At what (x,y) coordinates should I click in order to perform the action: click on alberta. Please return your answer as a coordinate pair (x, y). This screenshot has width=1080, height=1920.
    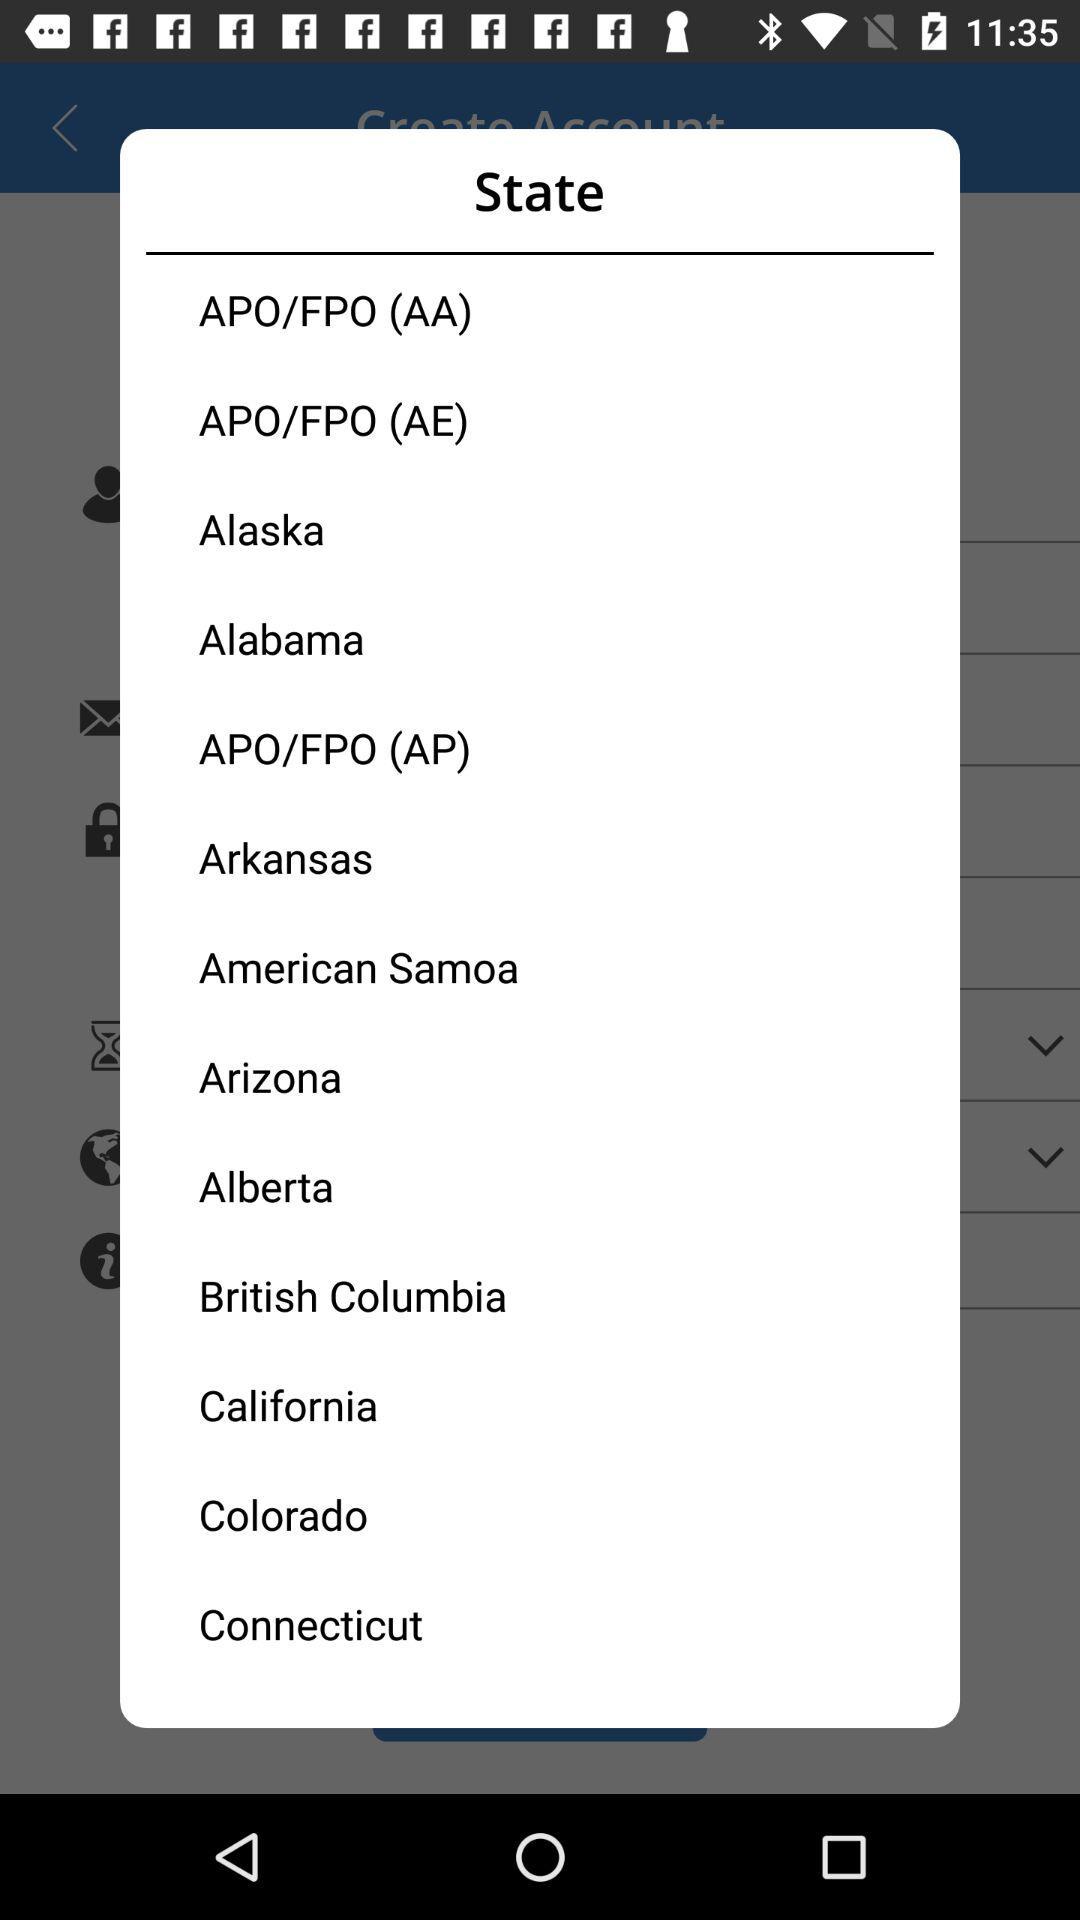
    Looking at the image, I should click on (369, 1185).